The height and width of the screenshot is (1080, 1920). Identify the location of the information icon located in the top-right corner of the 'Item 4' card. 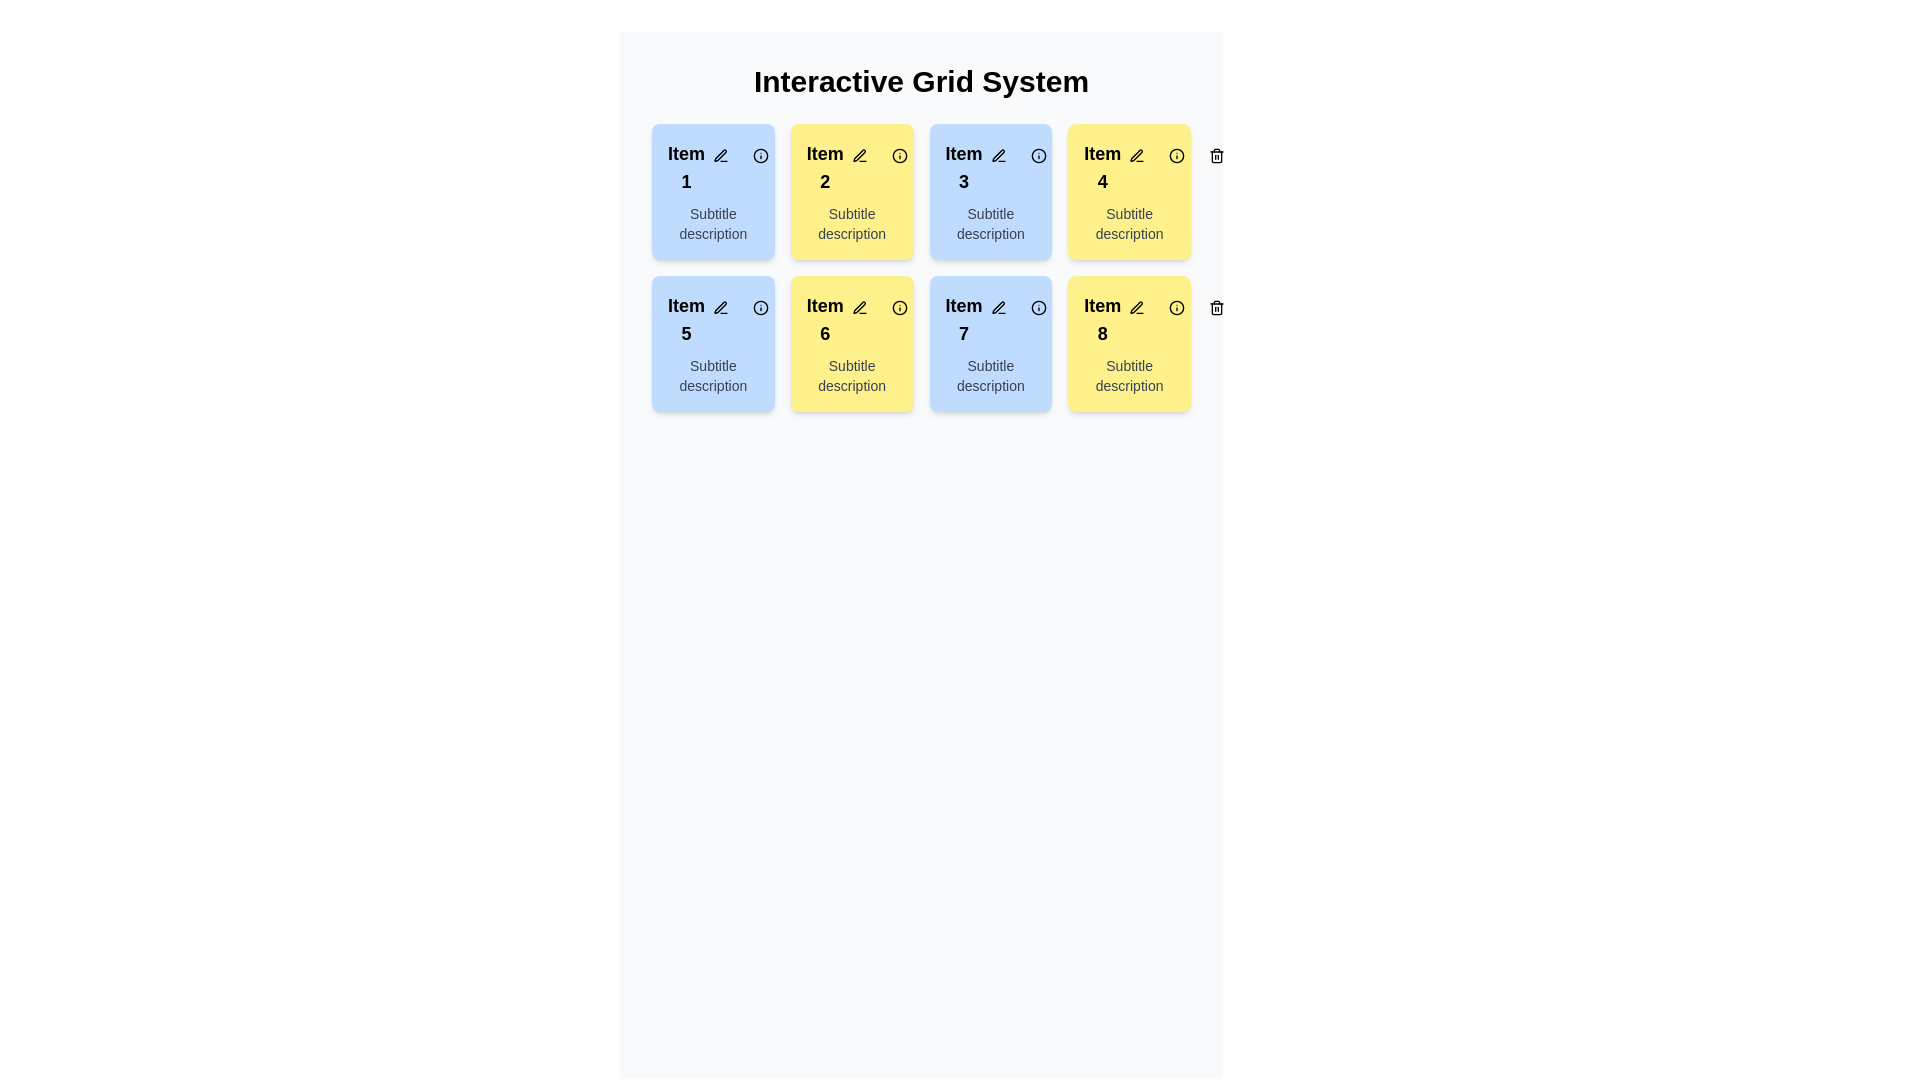
(1177, 154).